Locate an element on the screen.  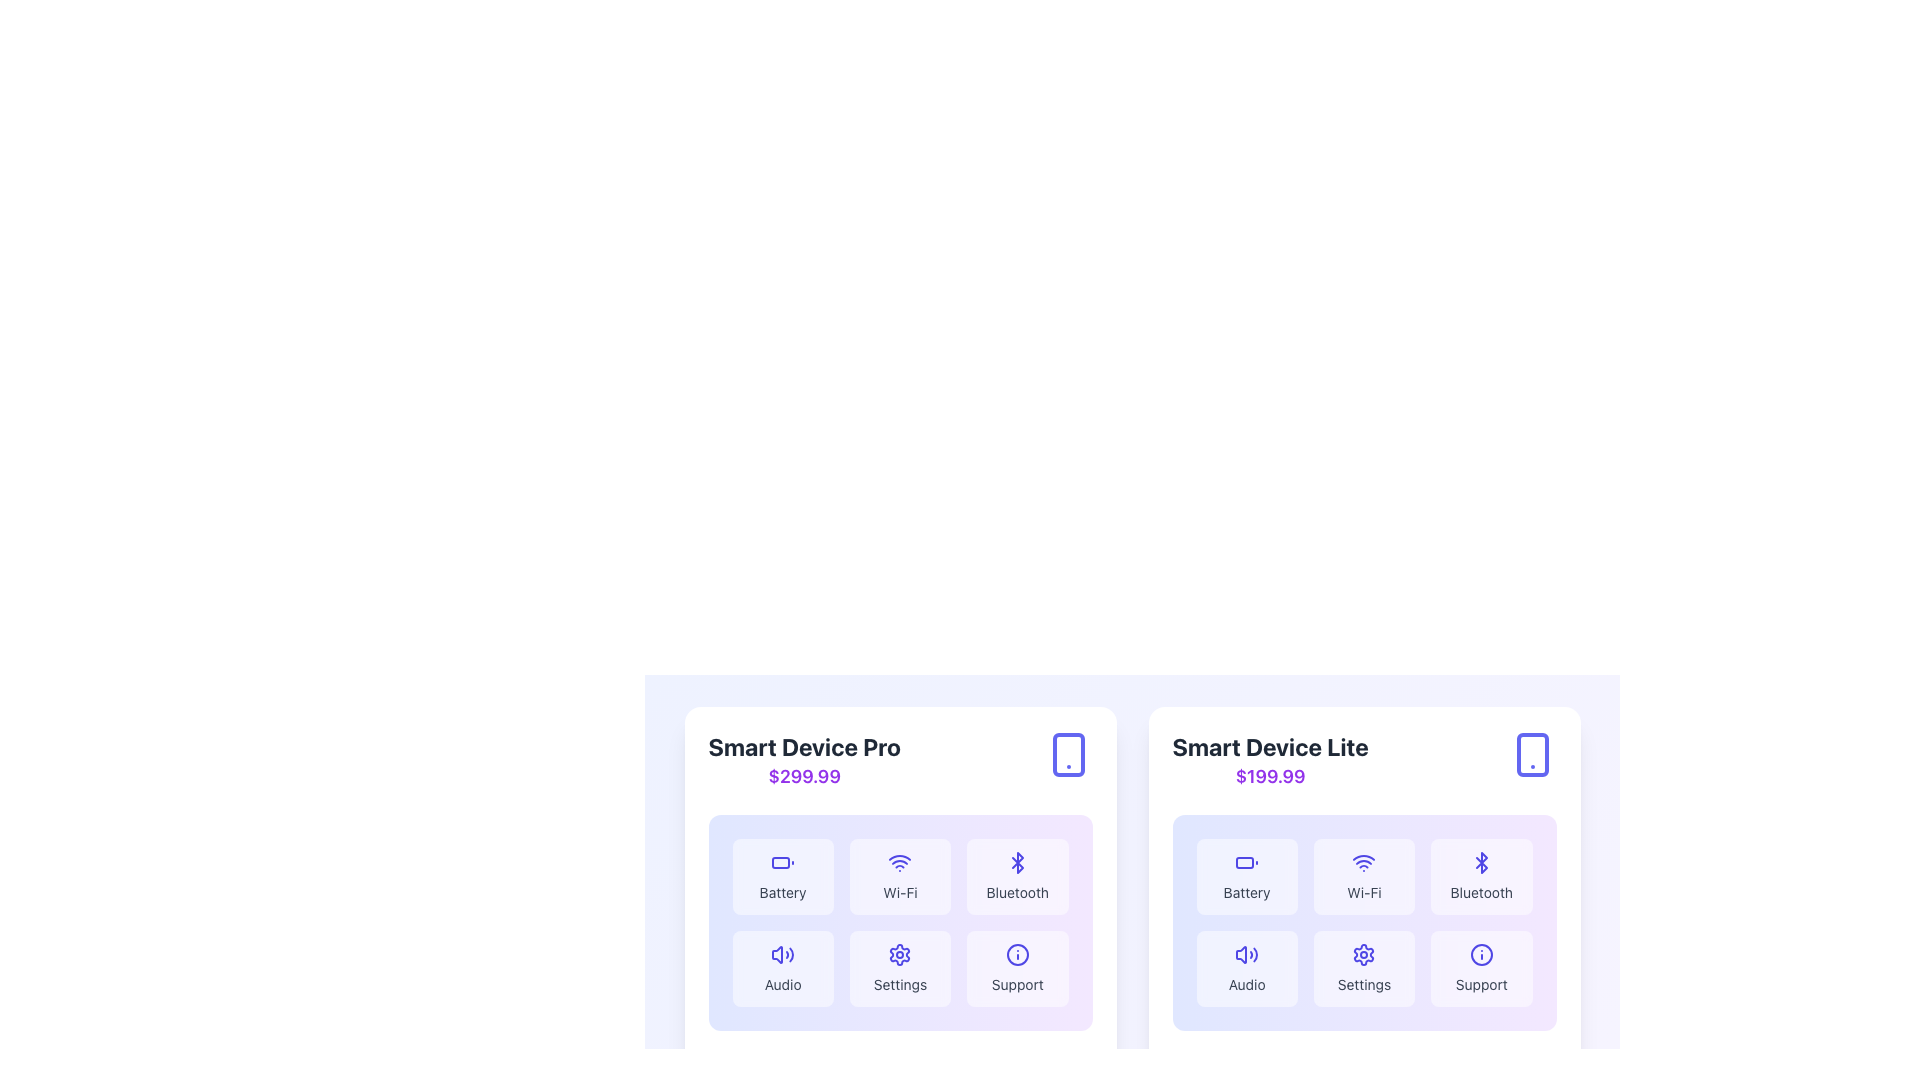
the 'Wi-Fi' label text element, which is located beneath the Wi-Fi icon in the 'Smart Device Pro' card is located at coordinates (899, 892).